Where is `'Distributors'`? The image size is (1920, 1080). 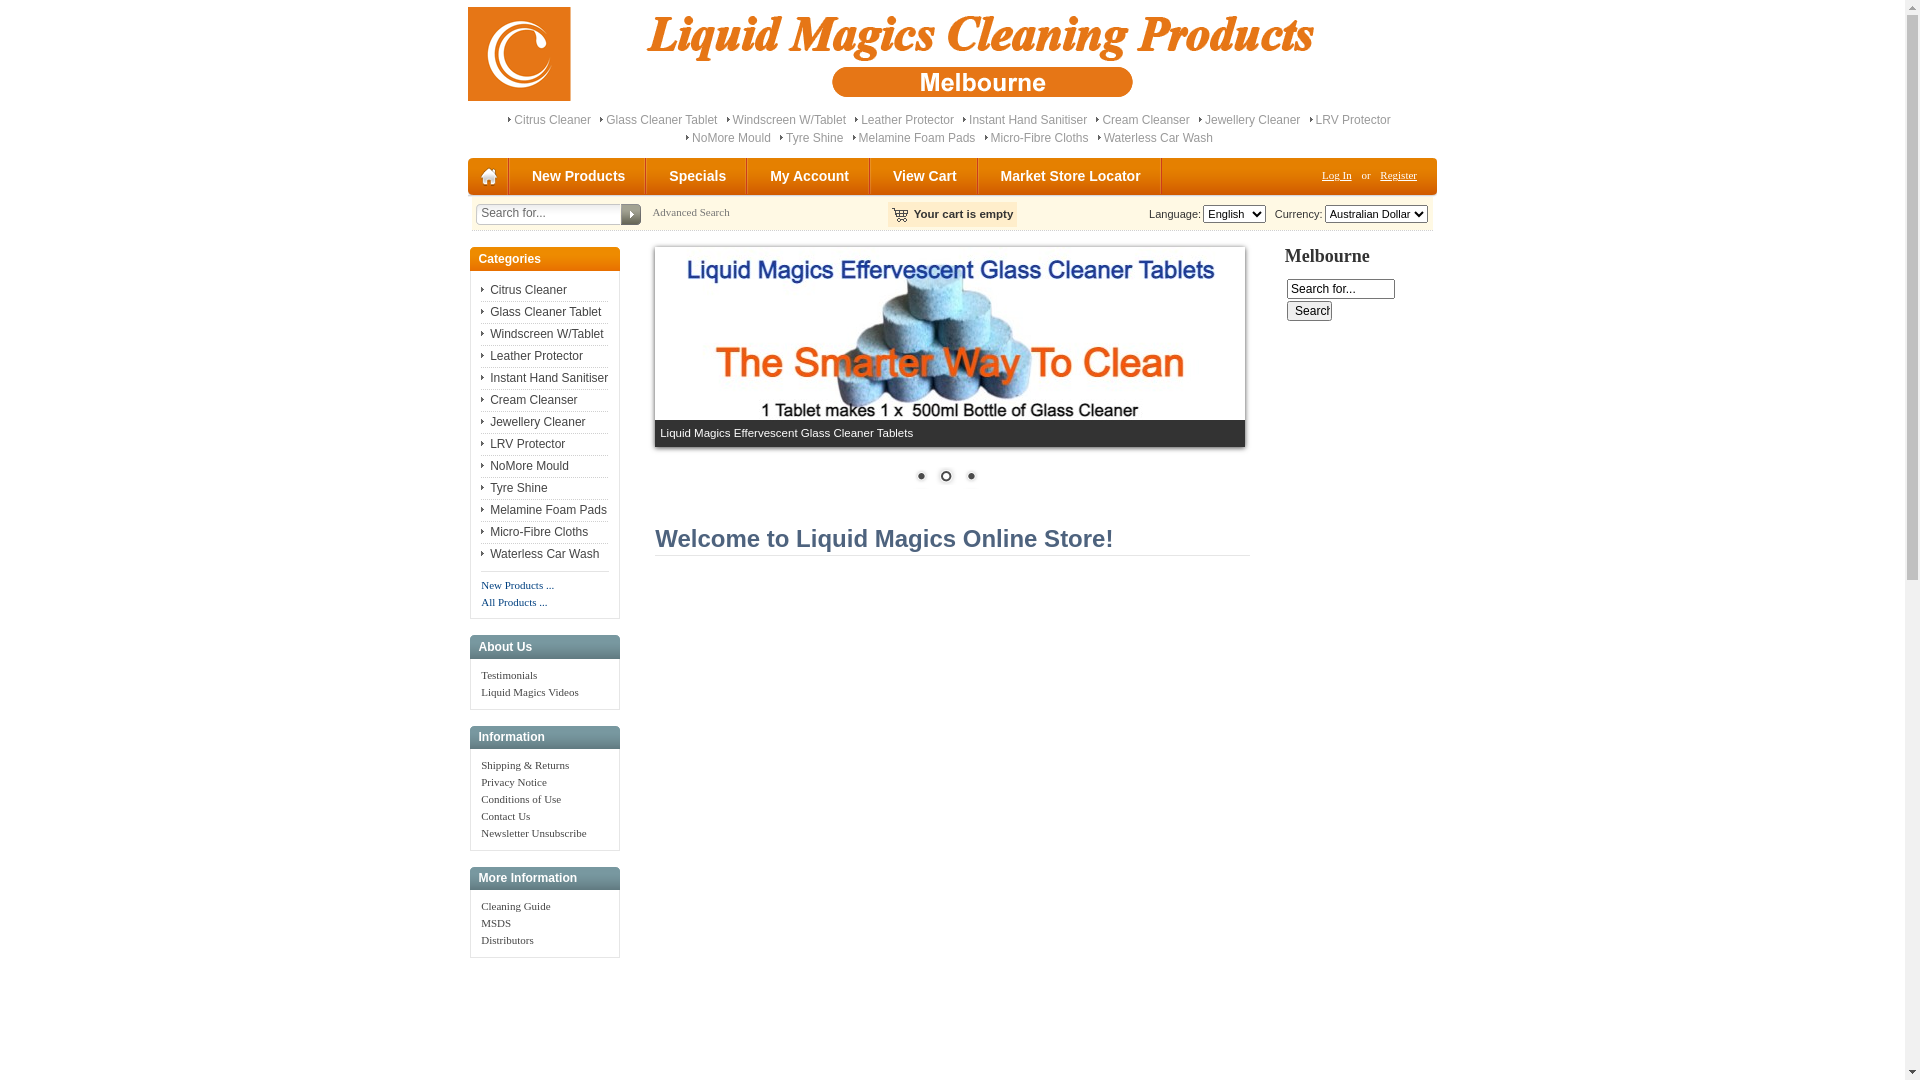
'Distributors' is located at coordinates (480, 940).